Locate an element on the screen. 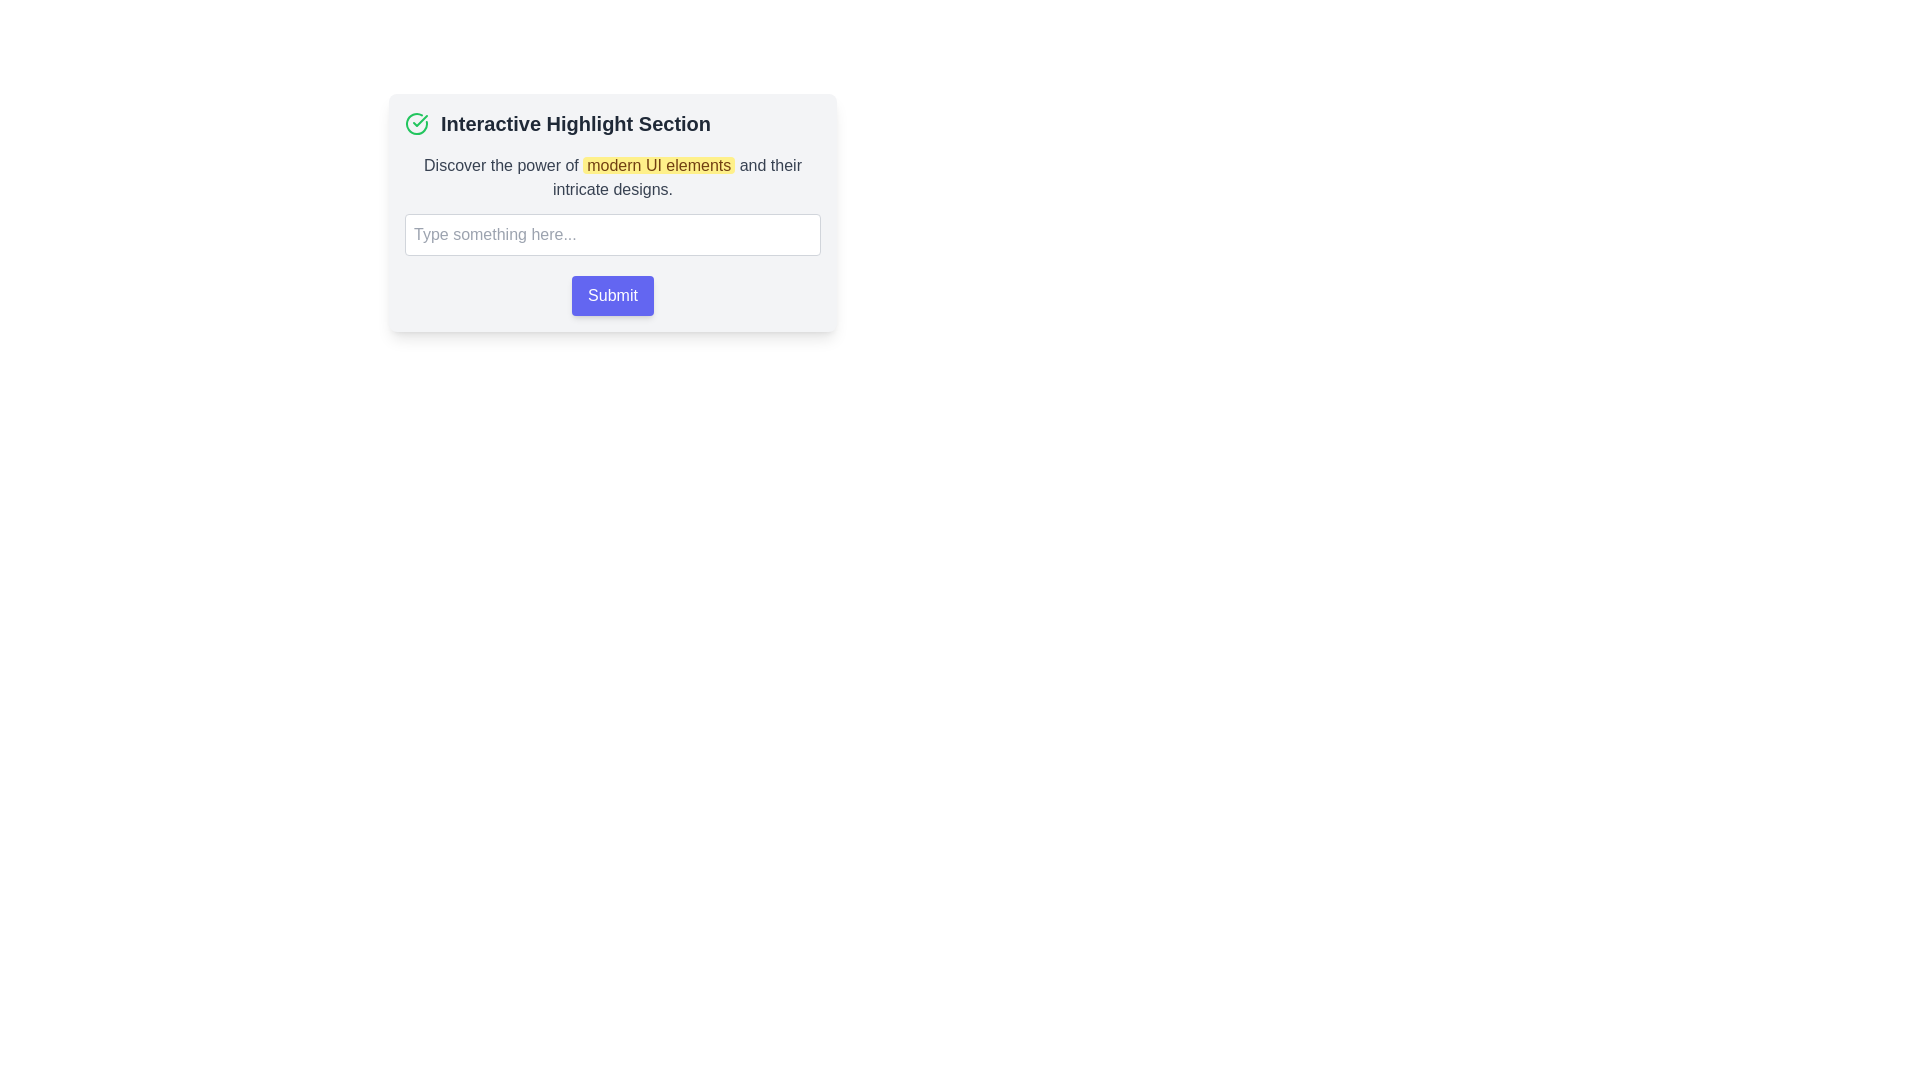 The image size is (1920, 1080). the phrase 'modern UI elements' within the static text to trigger a tooltip or emphasis effect is located at coordinates (612, 176).